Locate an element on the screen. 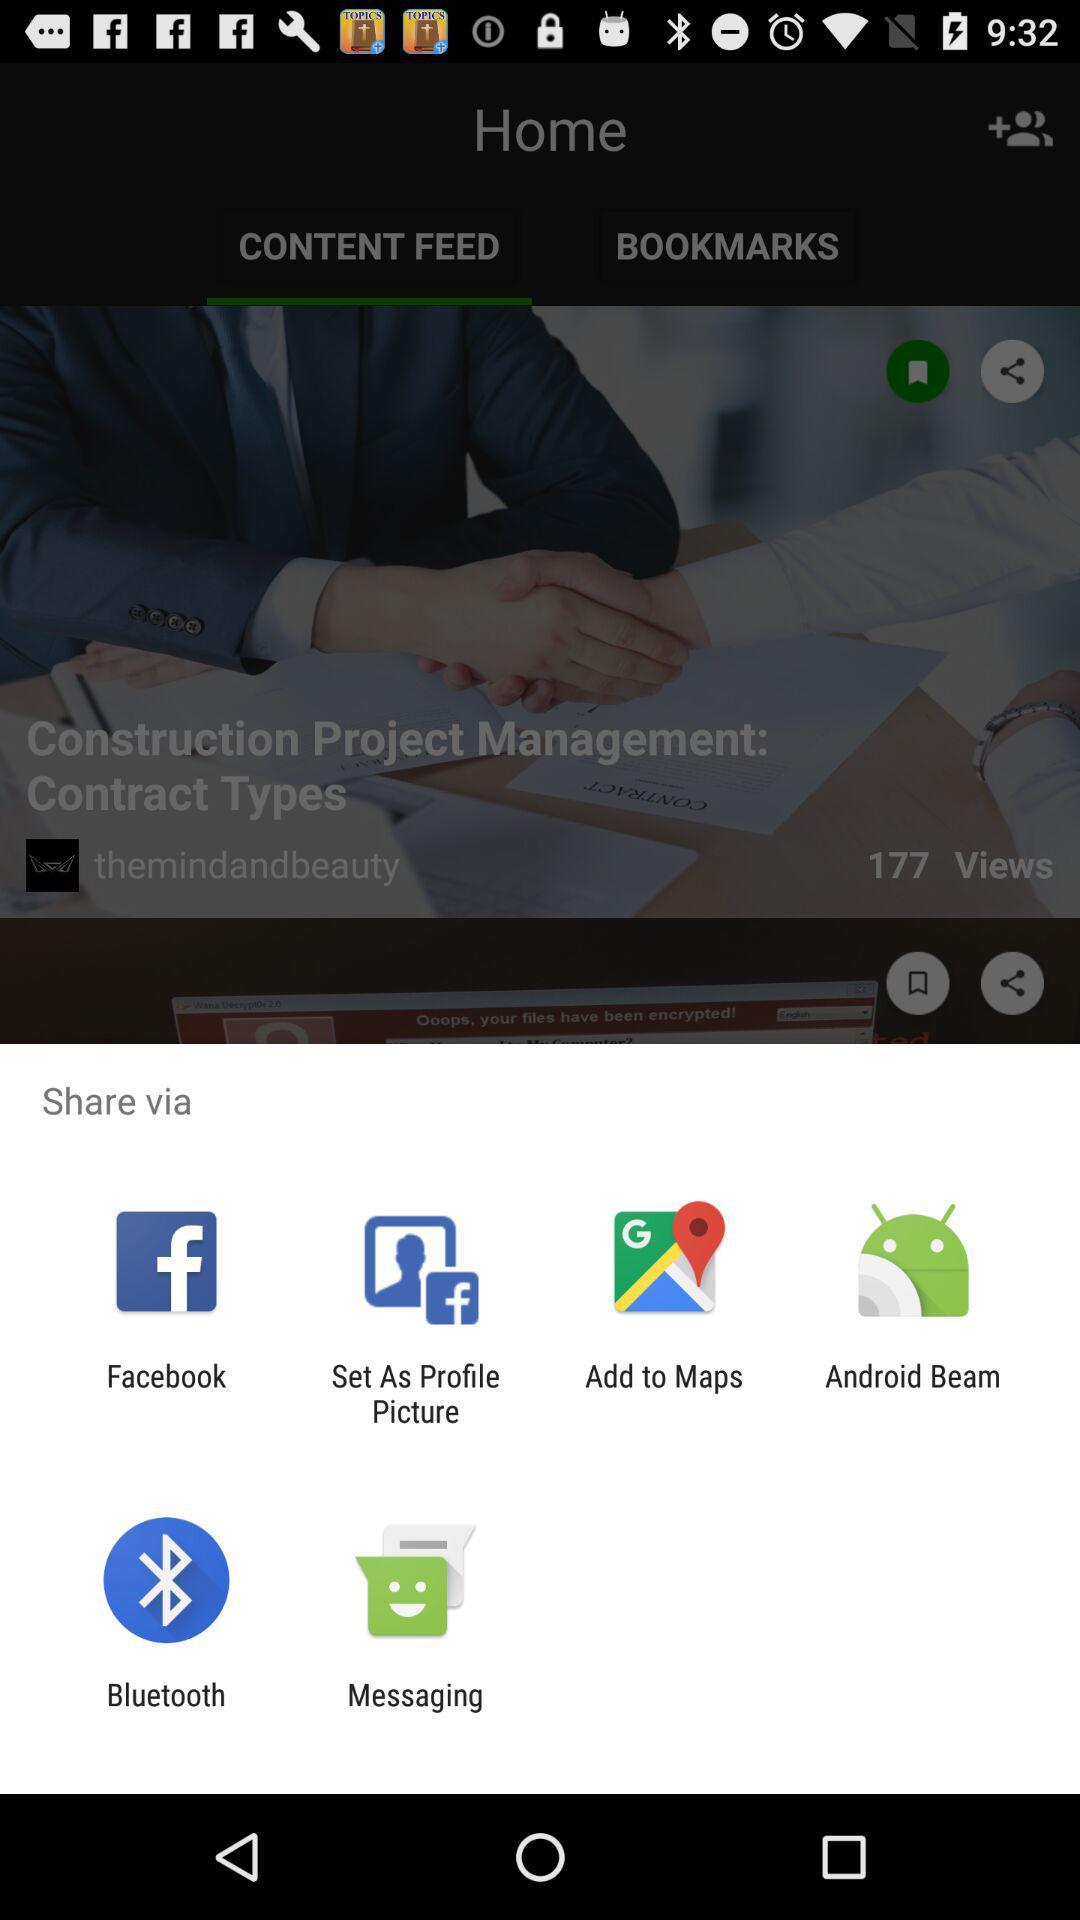 The height and width of the screenshot is (1920, 1080). the app to the left of add to maps item is located at coordinates (414, 1392).